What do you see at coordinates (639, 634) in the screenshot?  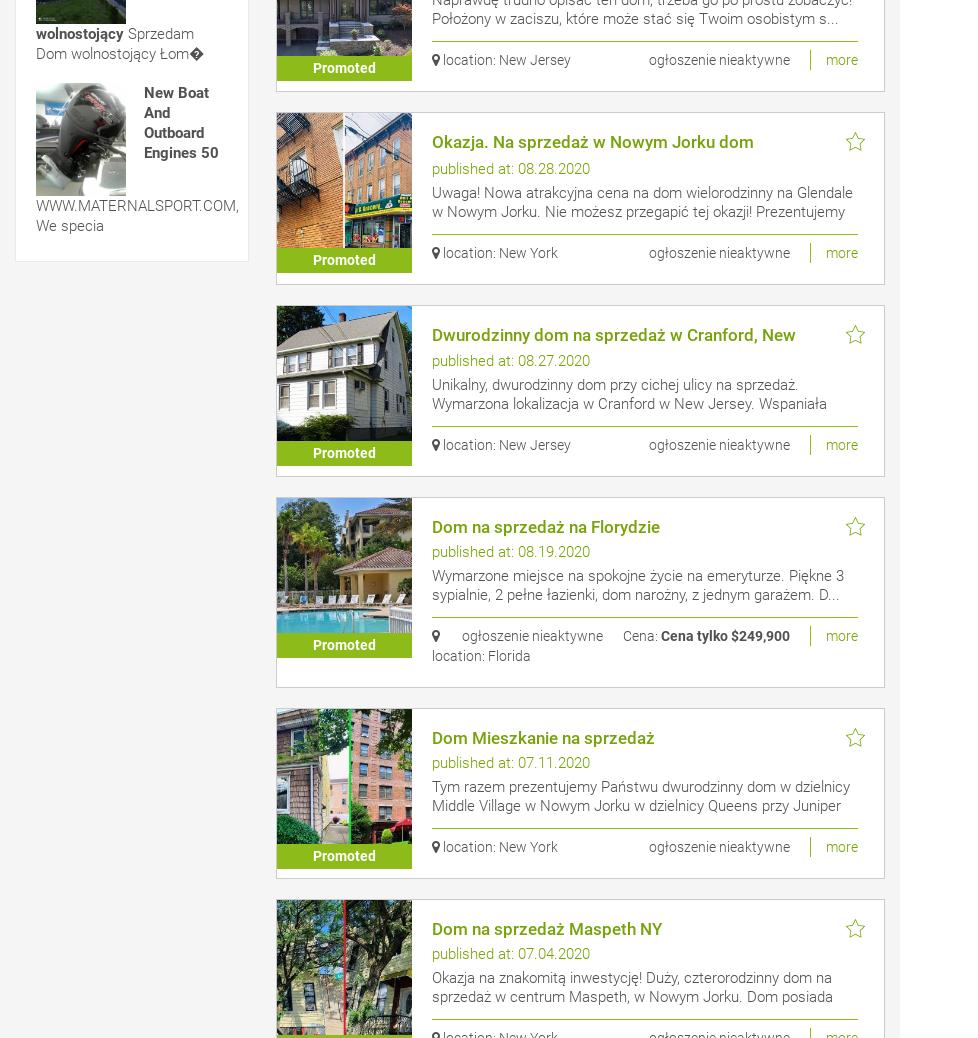 I see `'Cena:'` at bounding box center [639, 634].